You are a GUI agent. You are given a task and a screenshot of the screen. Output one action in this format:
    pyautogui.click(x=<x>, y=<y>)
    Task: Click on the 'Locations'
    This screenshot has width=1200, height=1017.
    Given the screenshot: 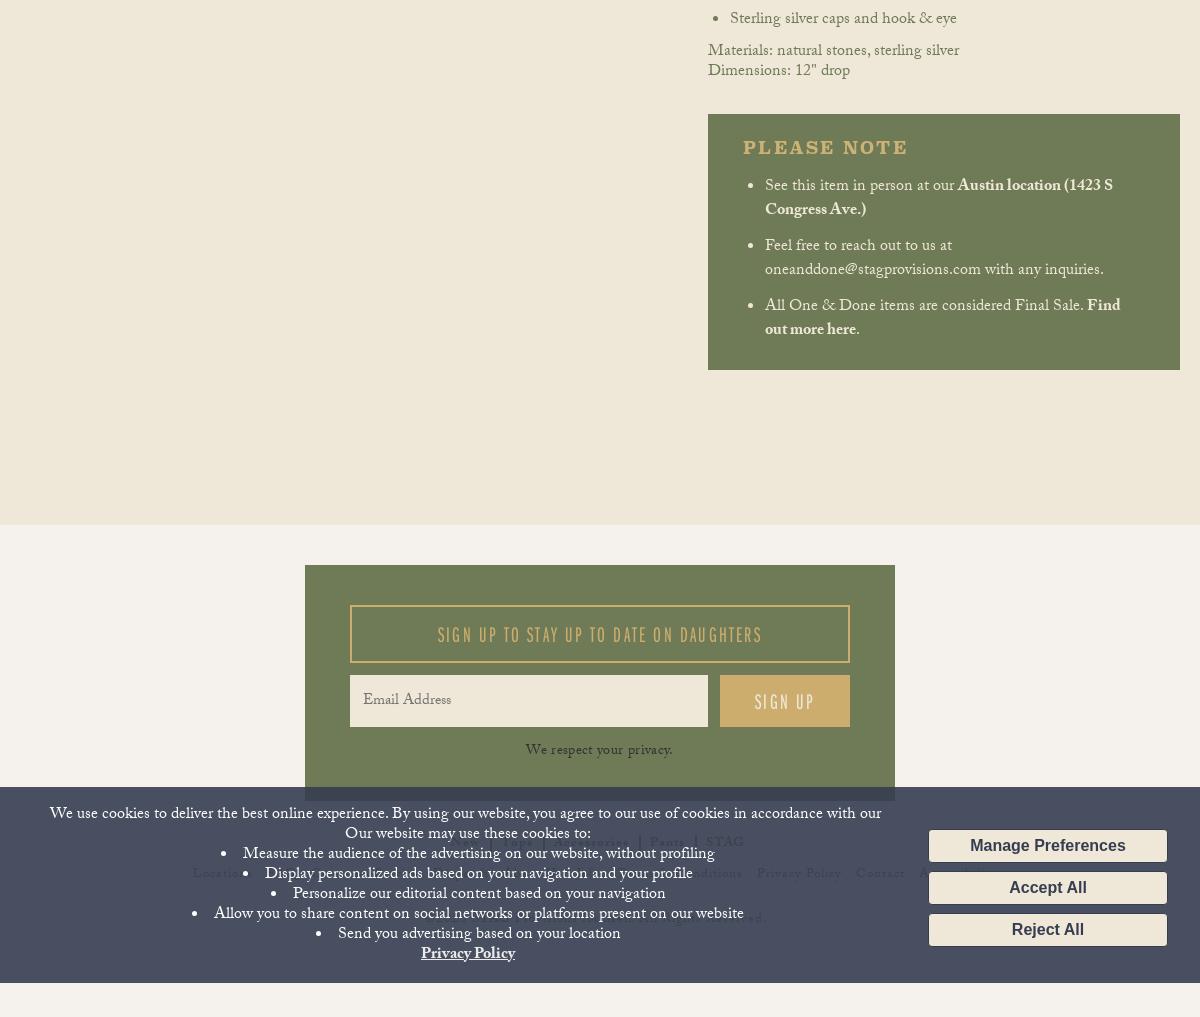 What is the action you would take?
    pyautogui.click(x=191, y=875)
    